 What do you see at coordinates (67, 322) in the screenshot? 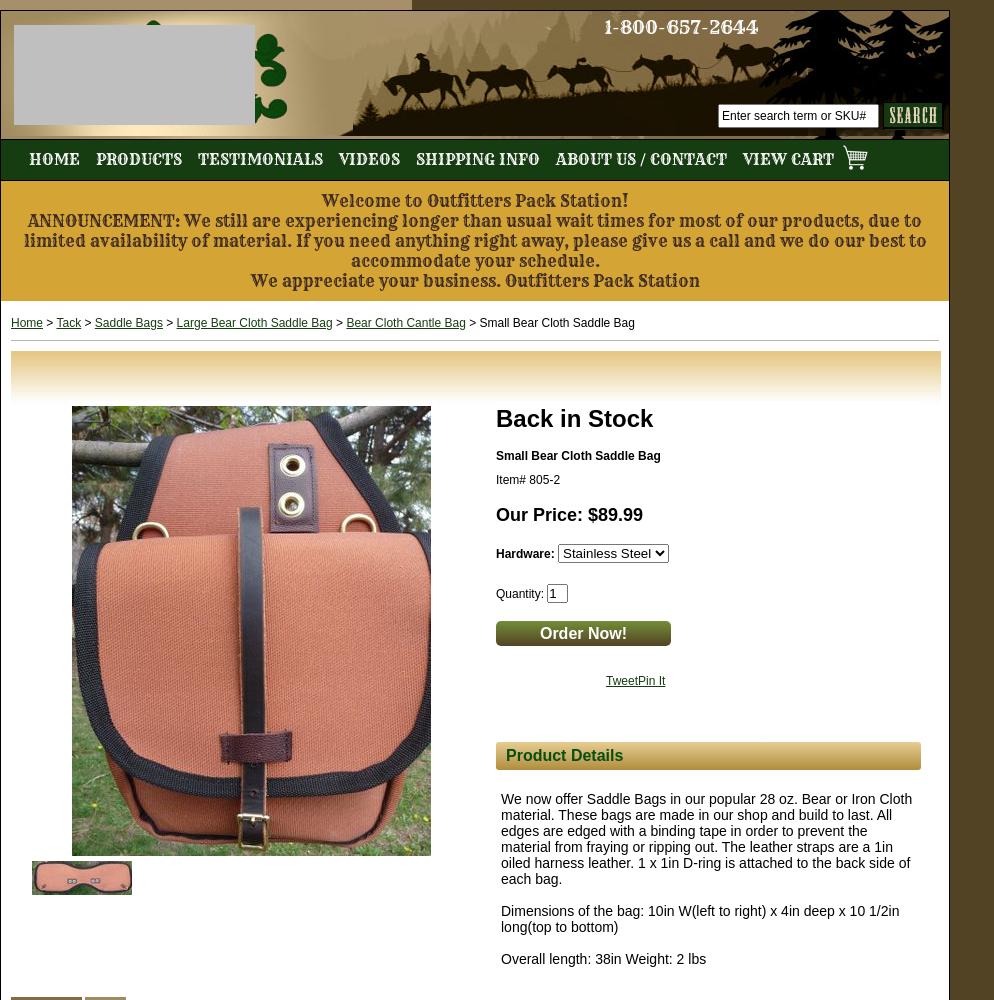
I see `'Tack'` at bounding box center [67, 322].